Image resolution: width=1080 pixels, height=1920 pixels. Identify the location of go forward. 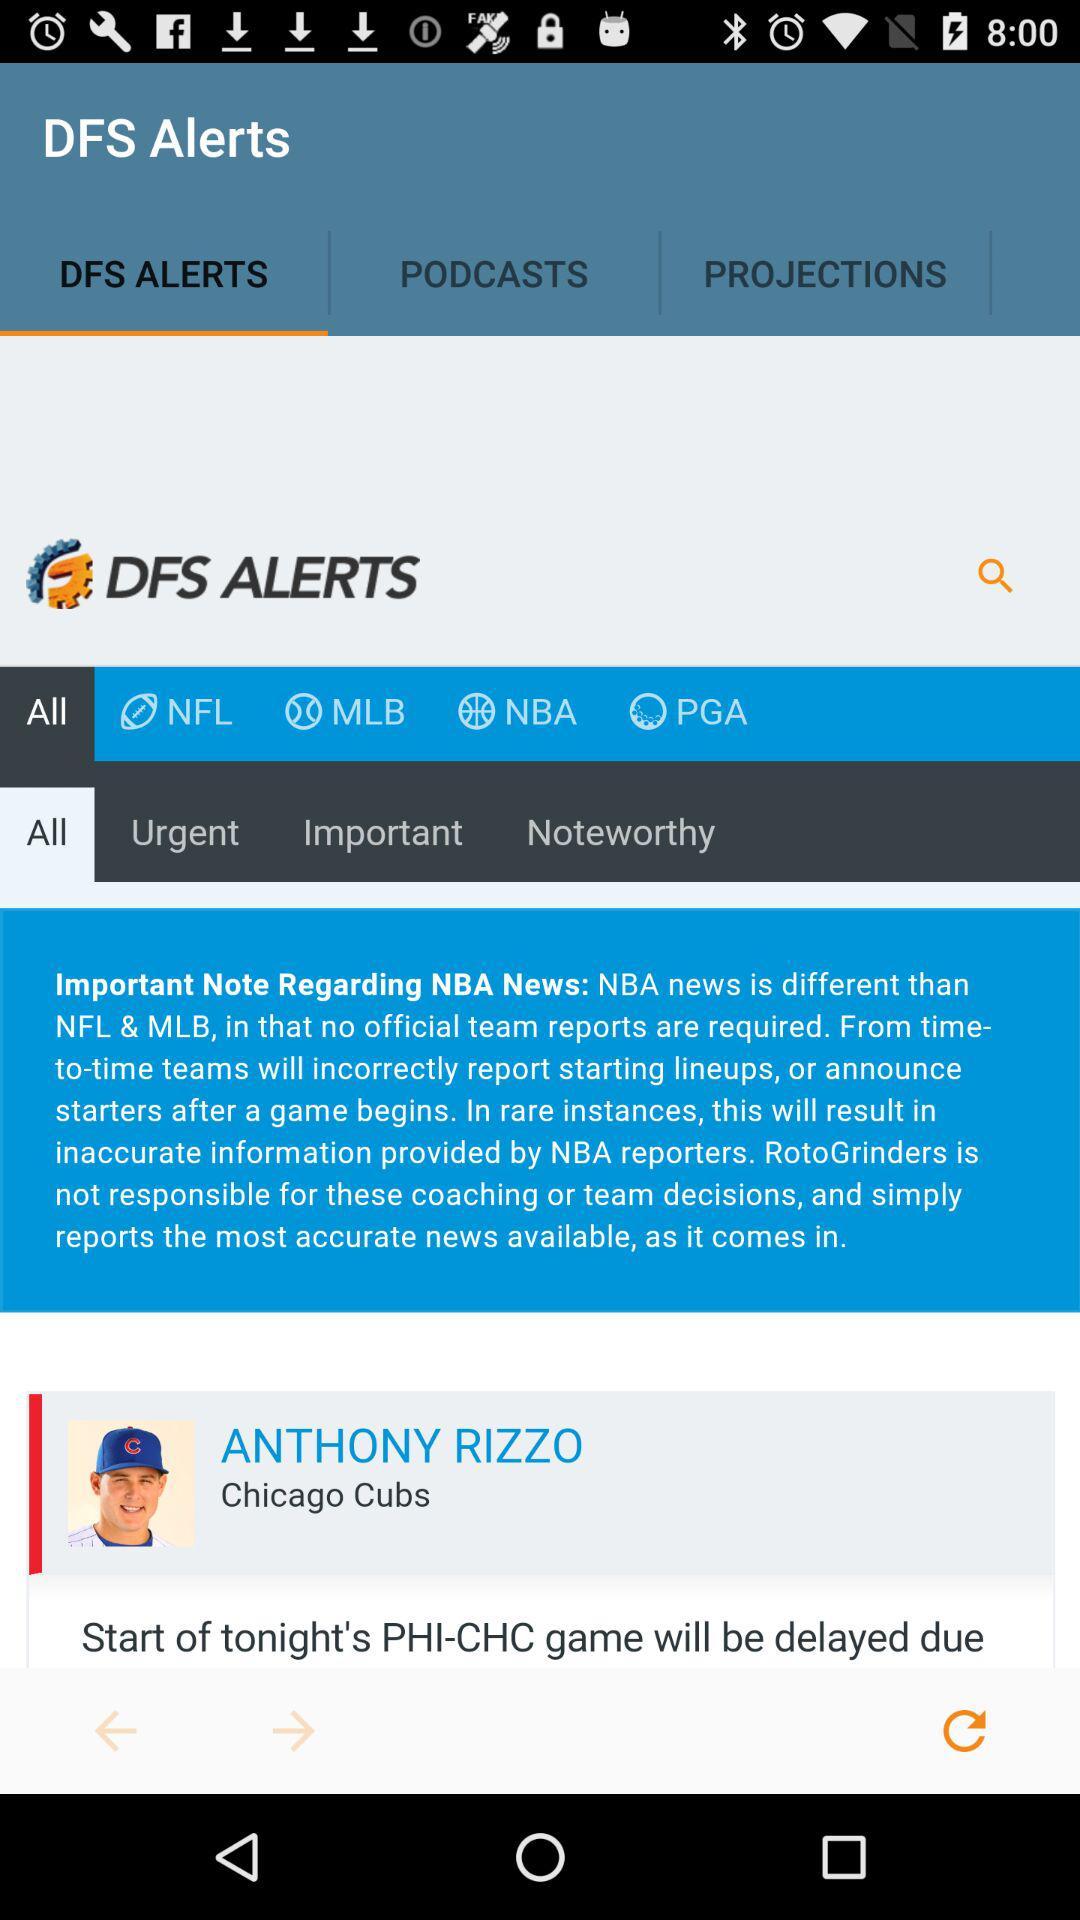
(293, 1730).